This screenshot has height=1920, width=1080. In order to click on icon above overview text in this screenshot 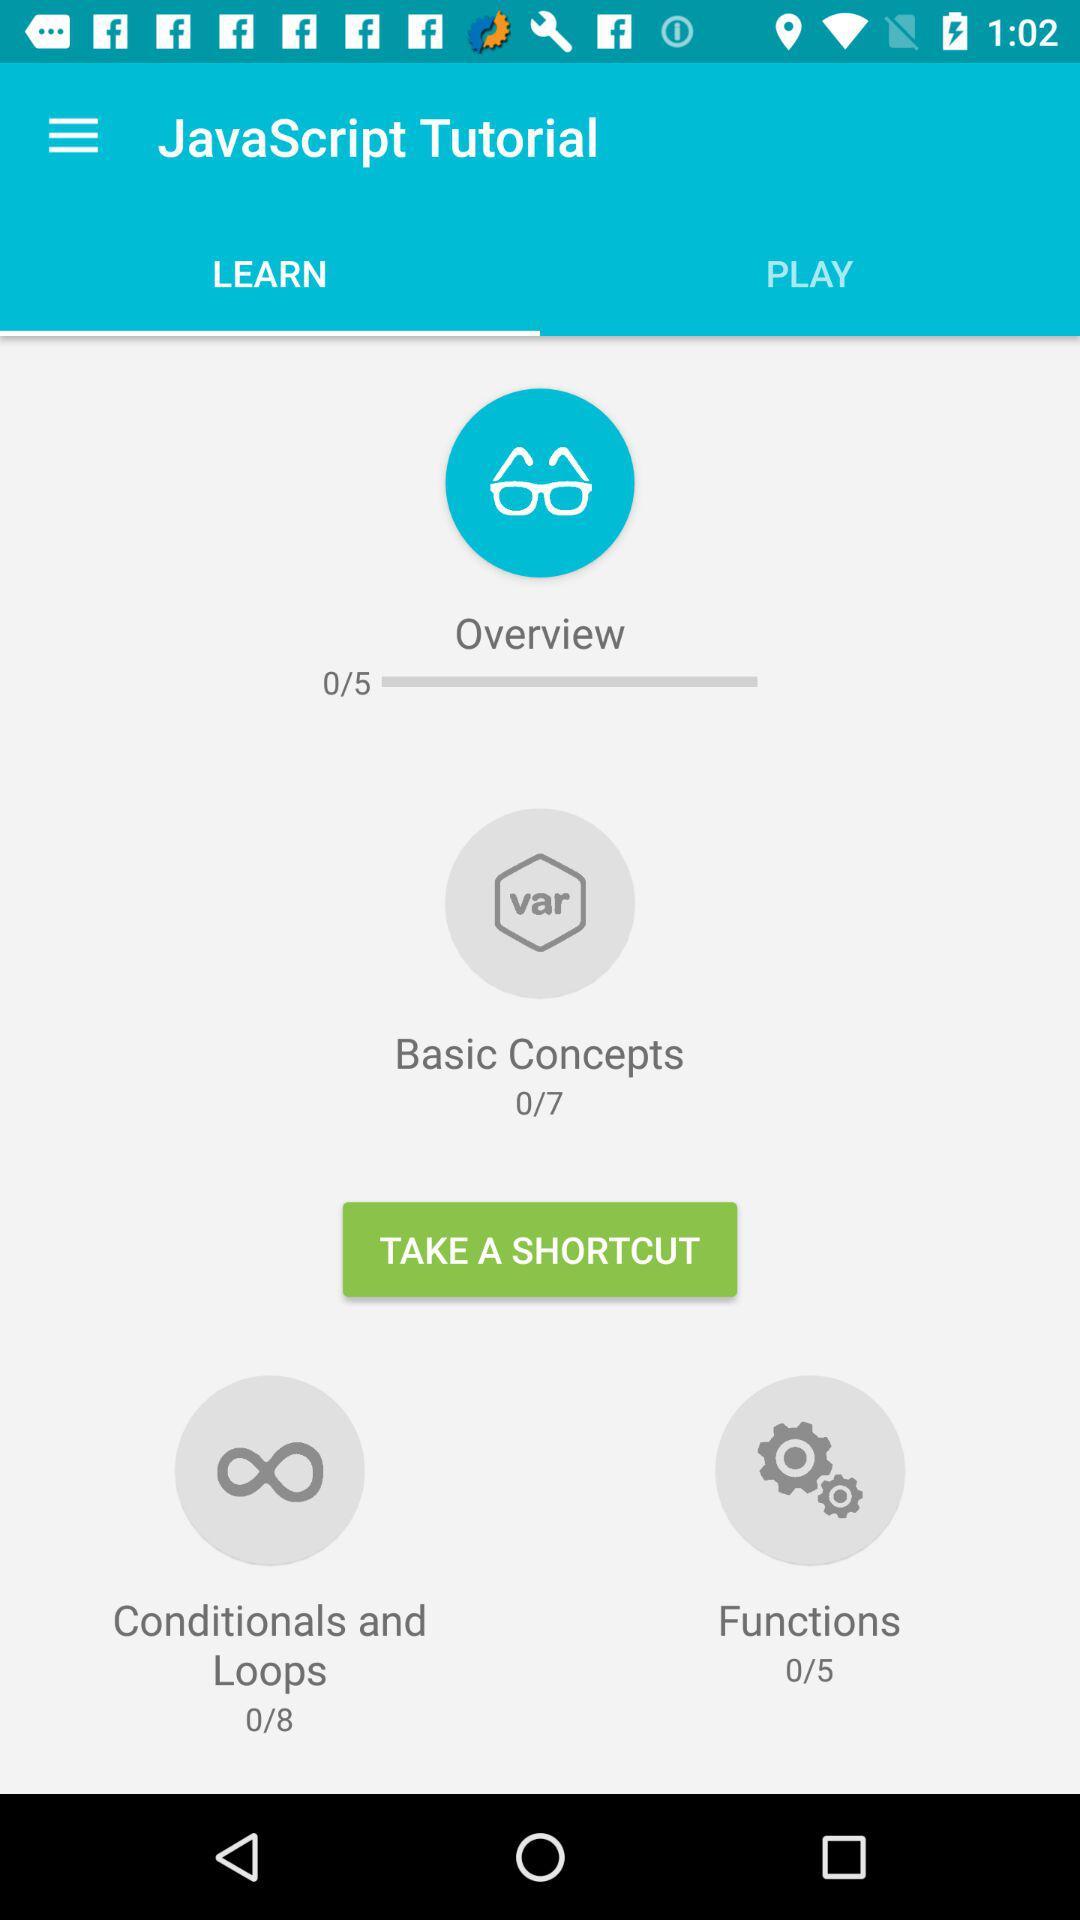, I will do `click(540, 483)`.